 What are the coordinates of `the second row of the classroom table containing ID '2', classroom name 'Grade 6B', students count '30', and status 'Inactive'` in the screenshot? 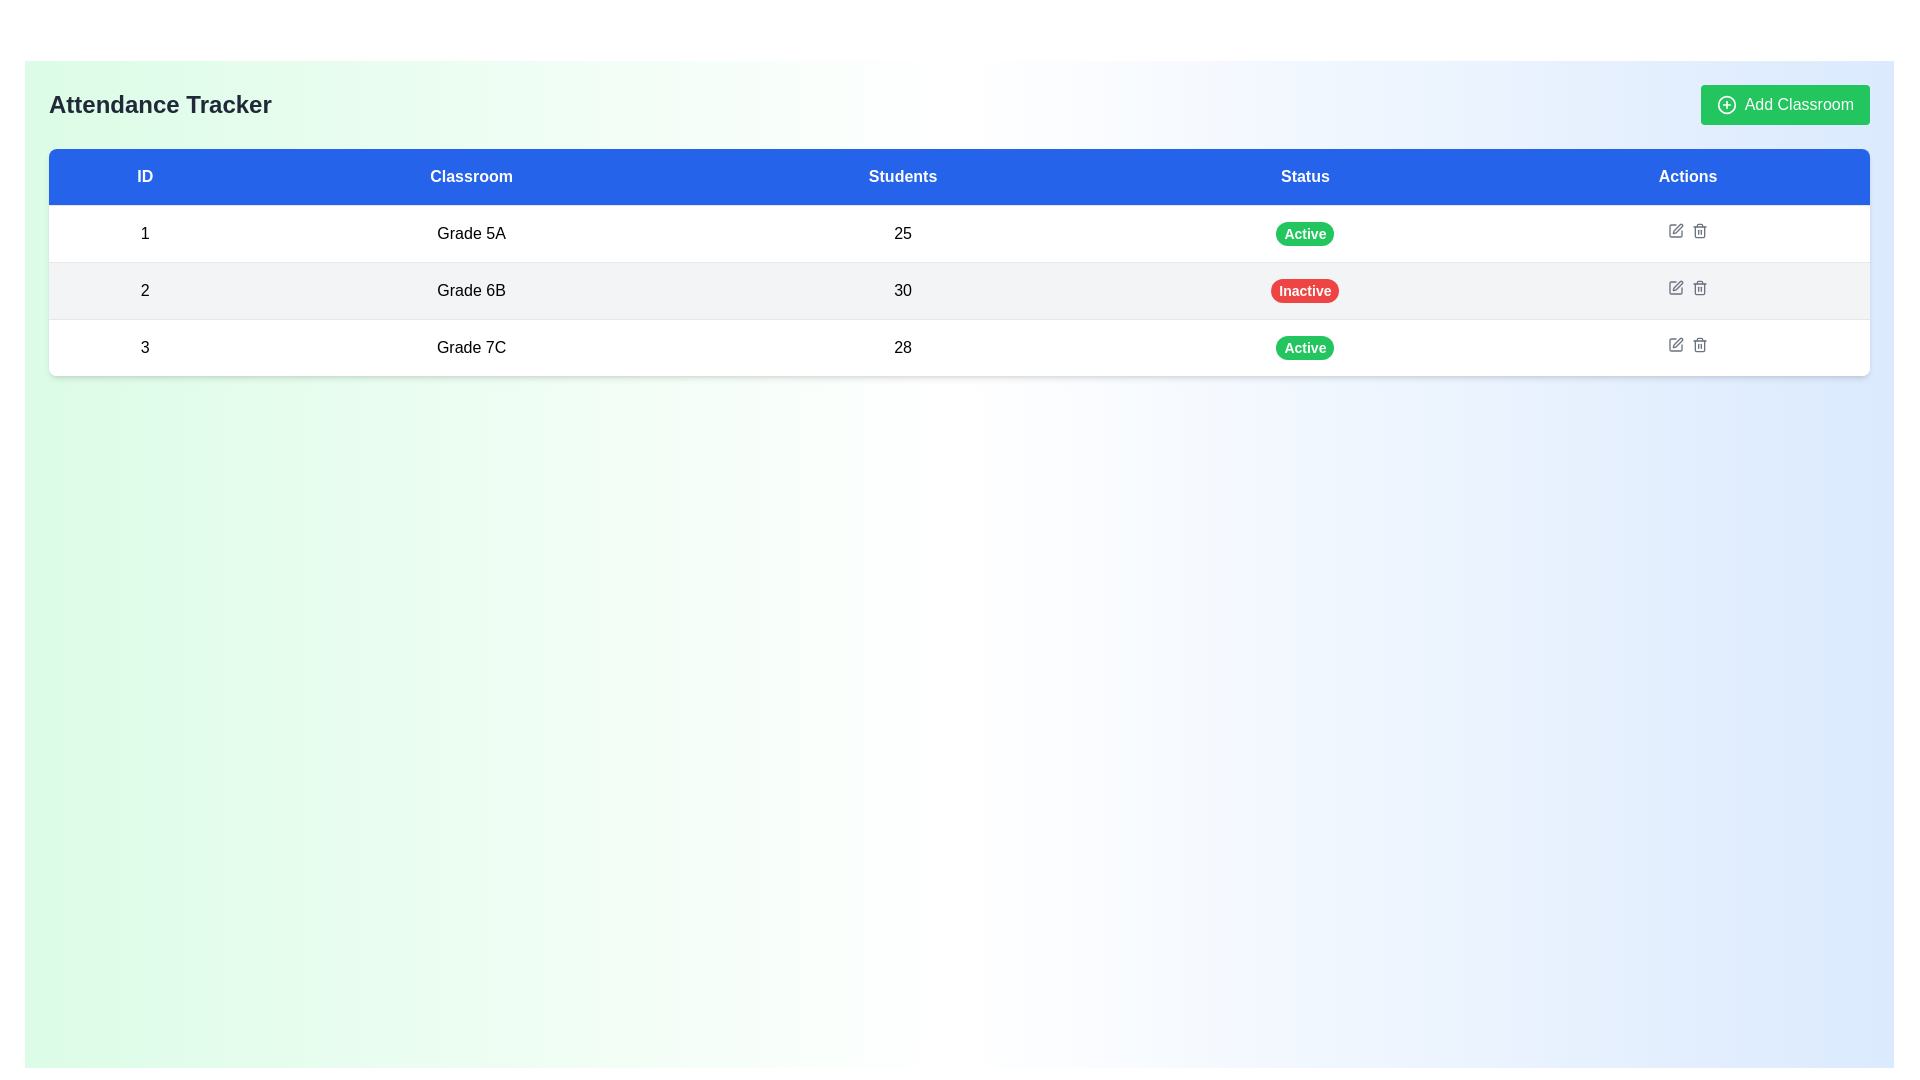 It's located at (958, 290).